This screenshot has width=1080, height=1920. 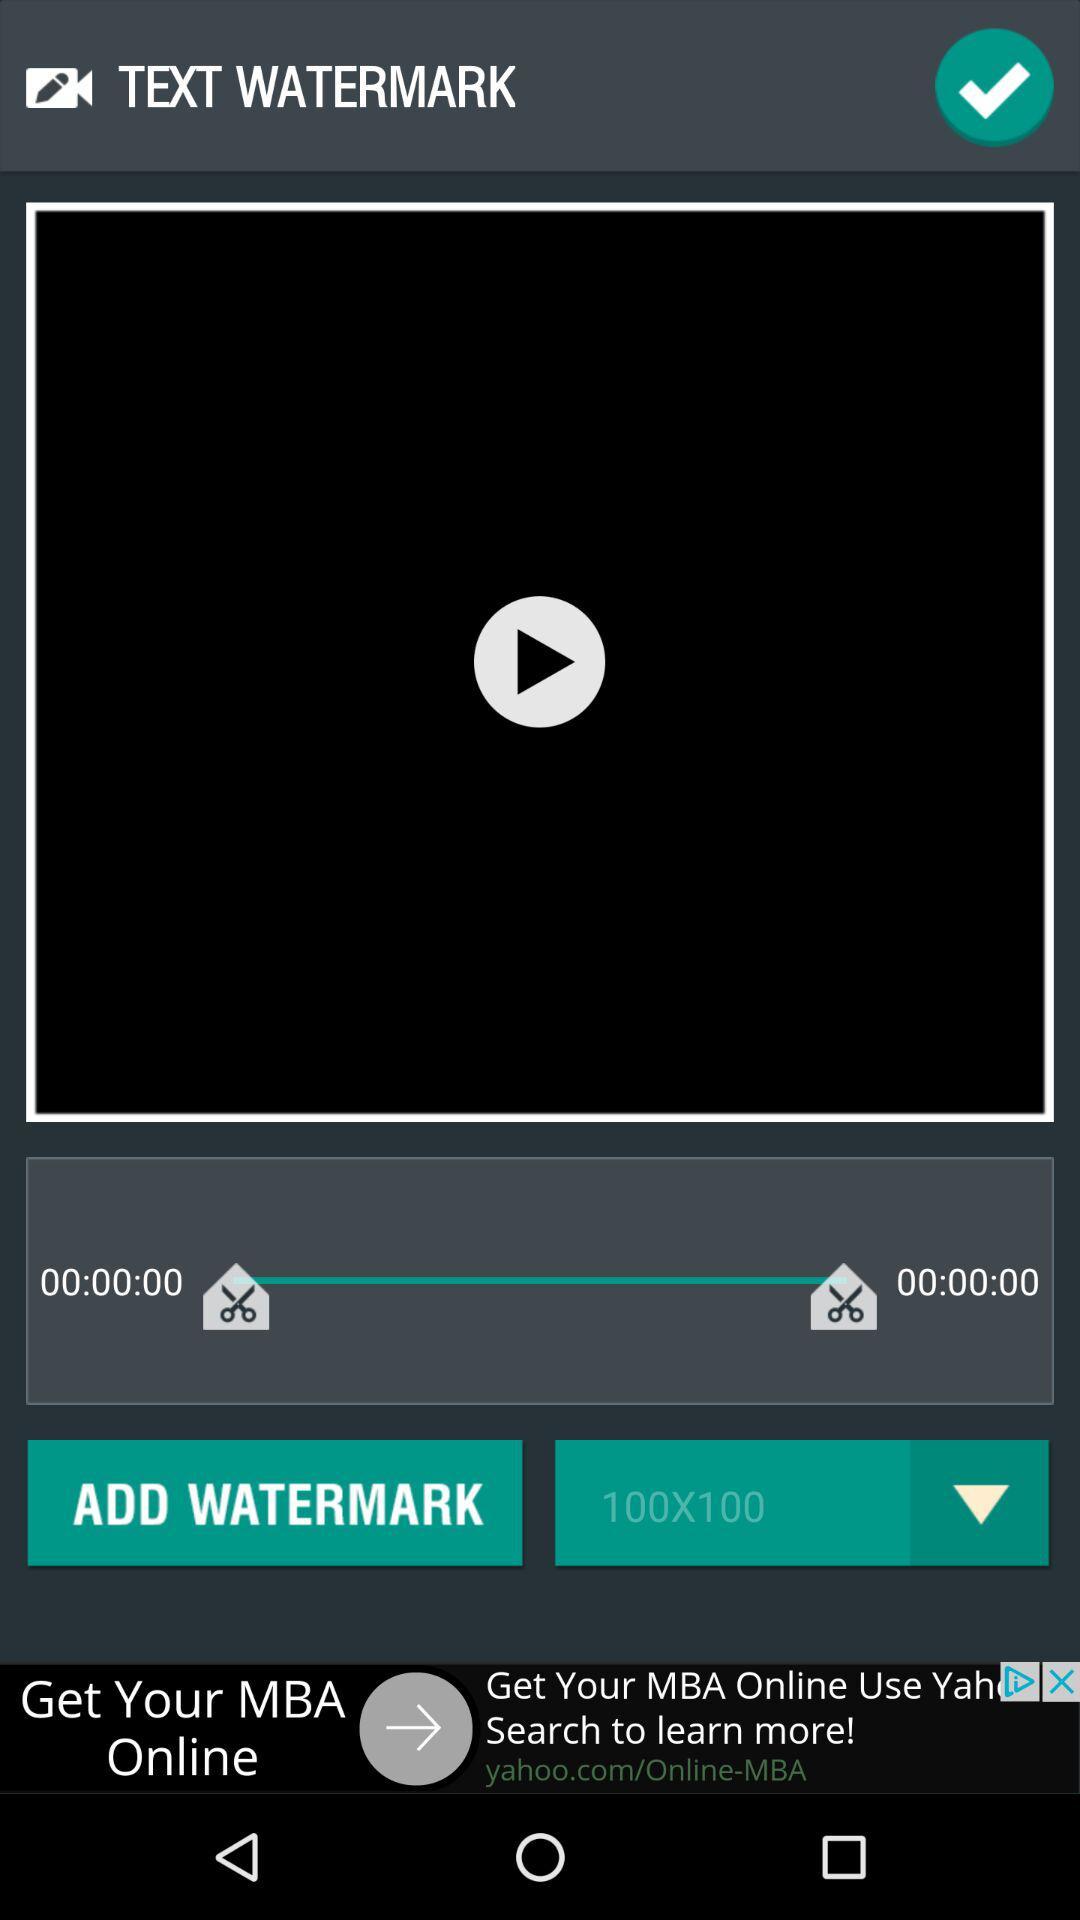 I want to click on advertisements website, so click(x=540, y=1726).